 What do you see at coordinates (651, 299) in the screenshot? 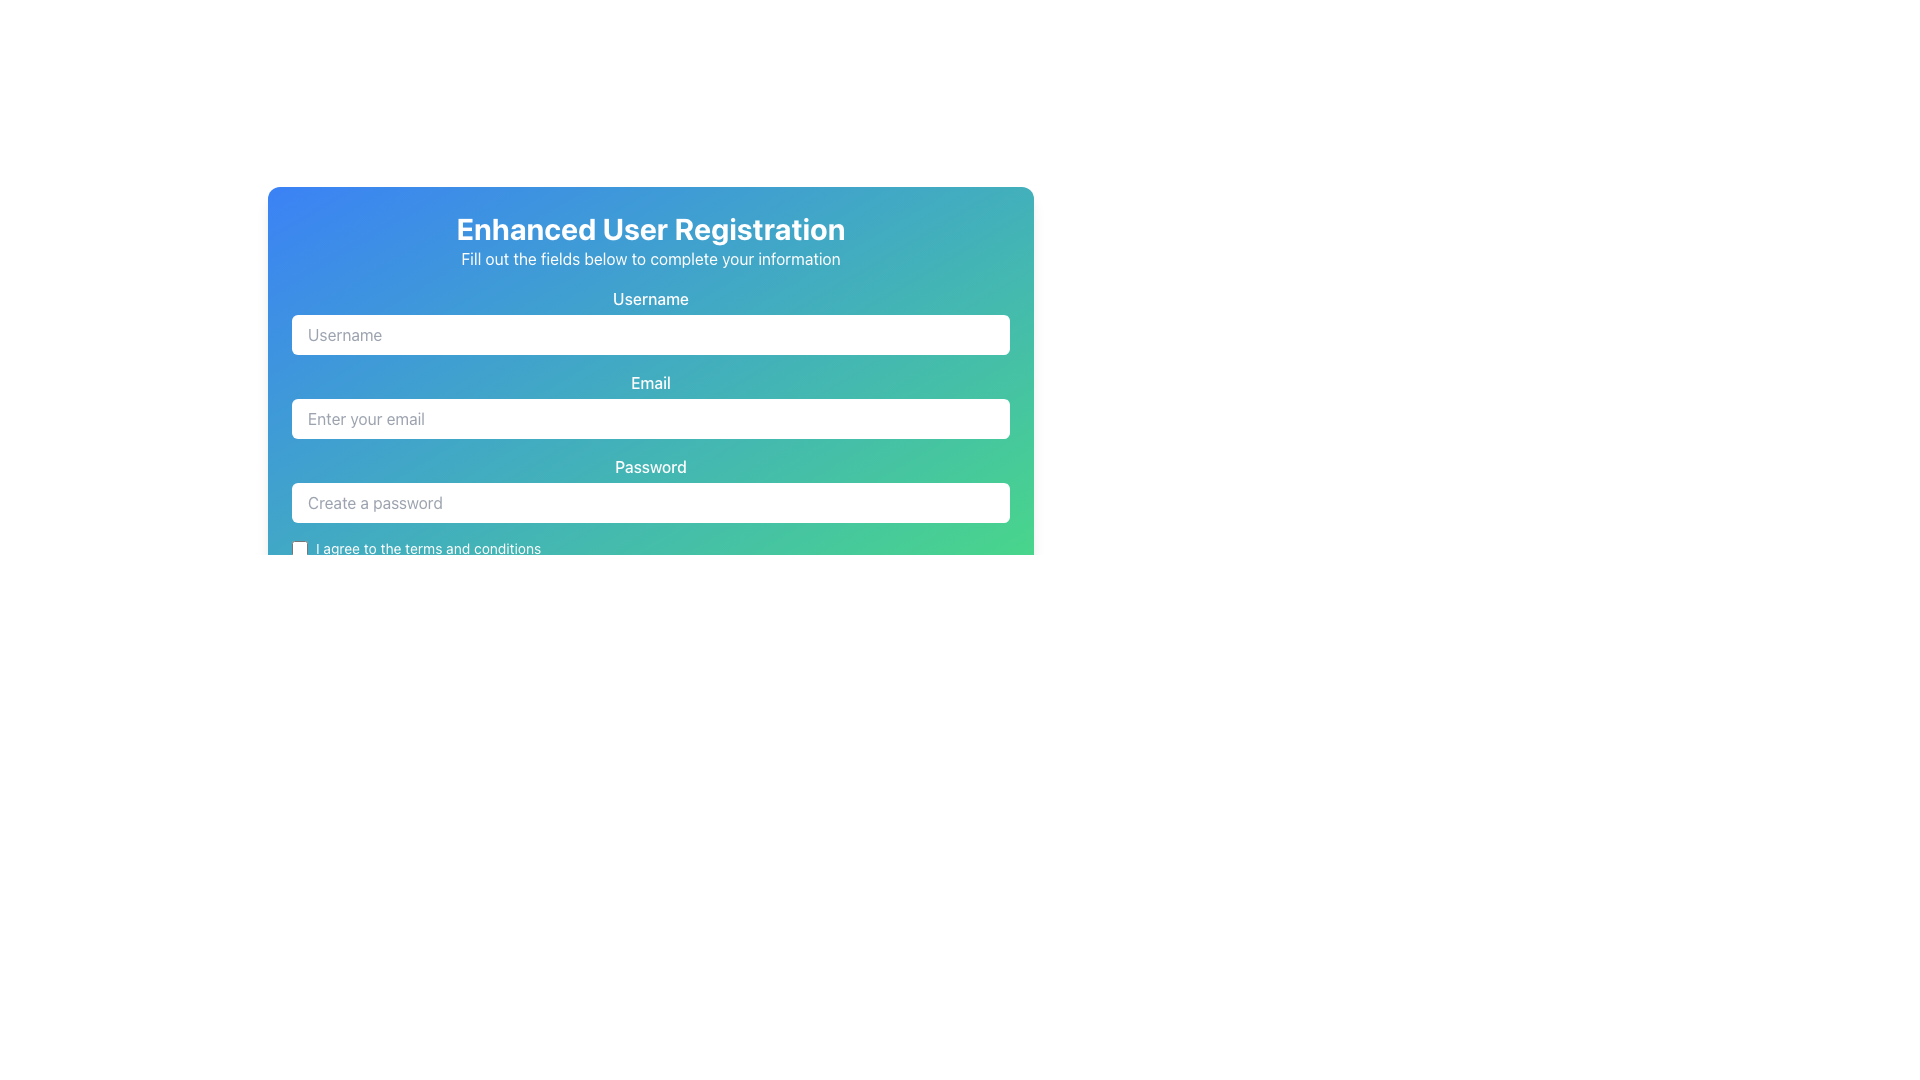
I see `the text label displaying 'Username' in white font, positioned above the input box for the username` at bounding box center [651, 299].